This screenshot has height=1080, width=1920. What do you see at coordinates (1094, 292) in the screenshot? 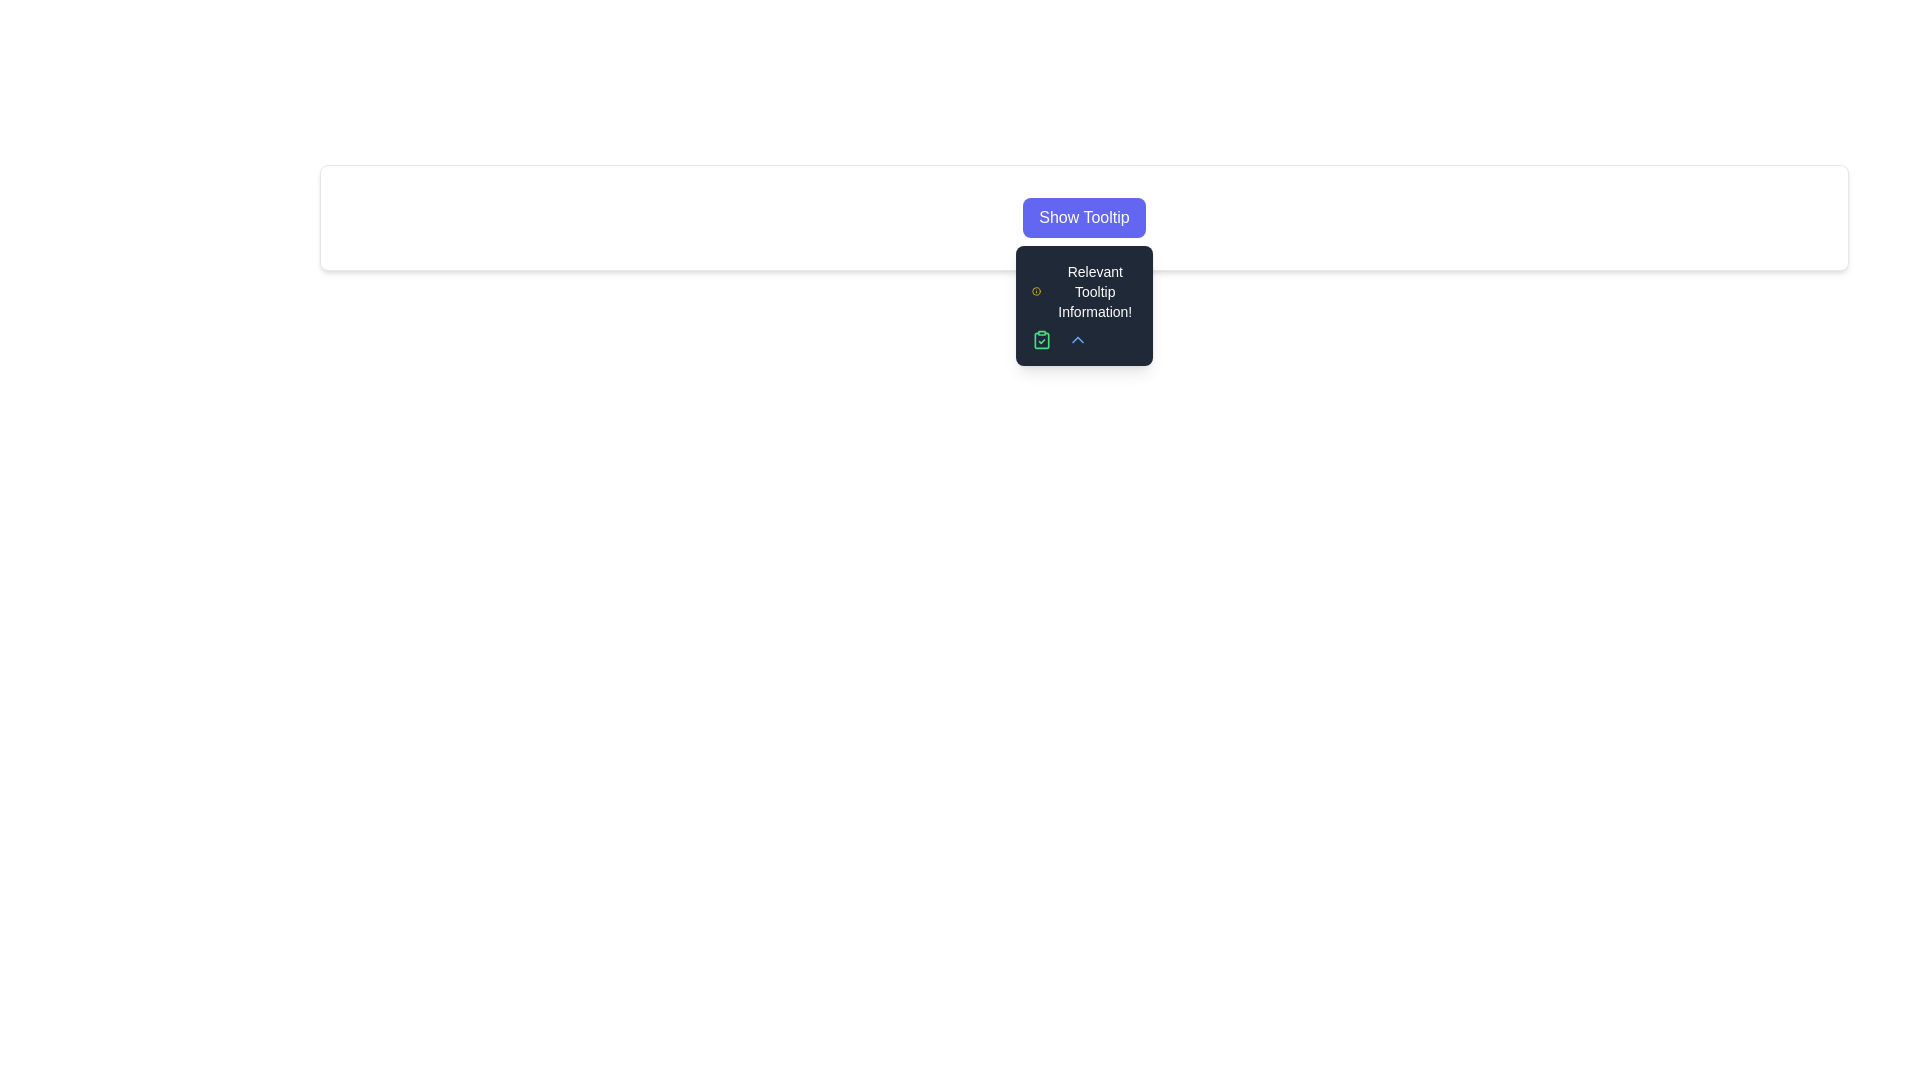
I see `the medium-sized text block displaying 'Relevant Tooltip Information!' which is styled in white on a dark background within the tooltip interface` at bounding box center [1094, 292].